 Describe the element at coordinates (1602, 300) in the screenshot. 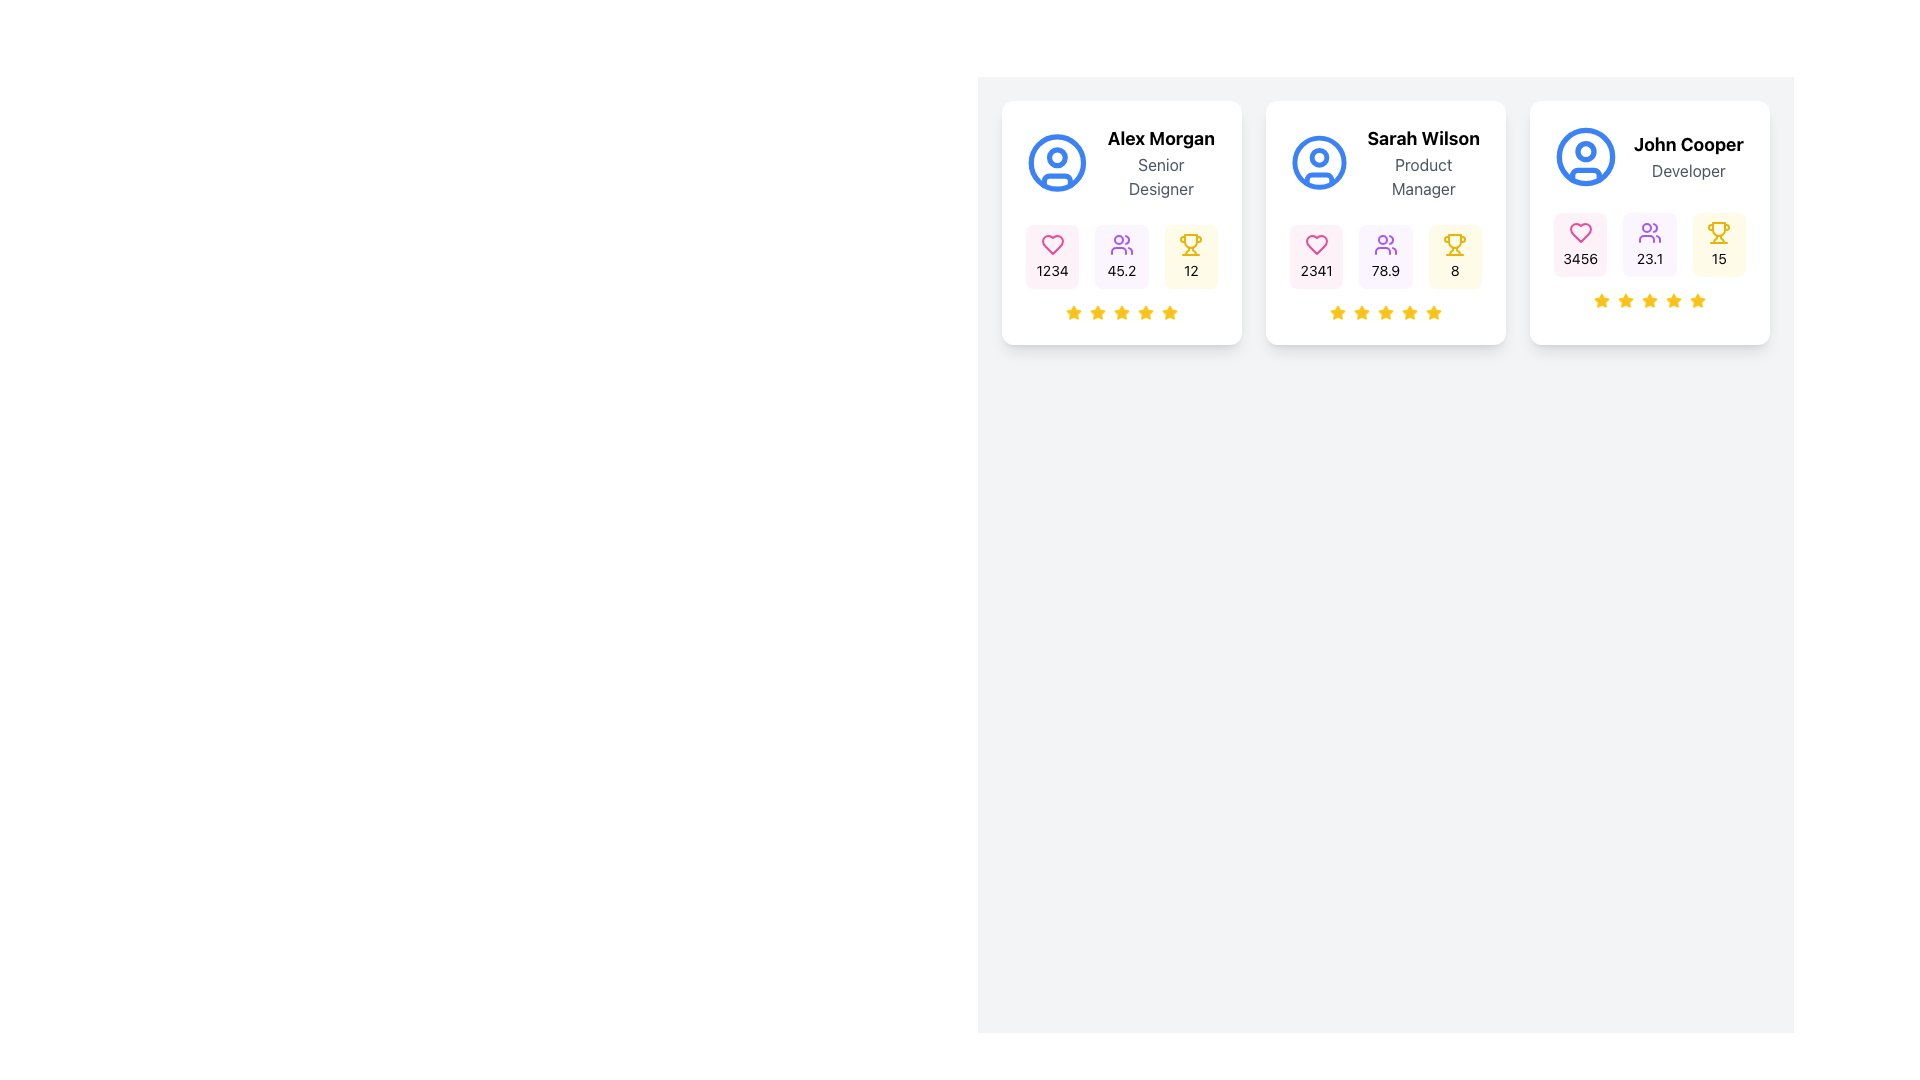

I see `the vibrant yellow star icon located at the bottom of John Cooper's profile card to rate it` at that location.